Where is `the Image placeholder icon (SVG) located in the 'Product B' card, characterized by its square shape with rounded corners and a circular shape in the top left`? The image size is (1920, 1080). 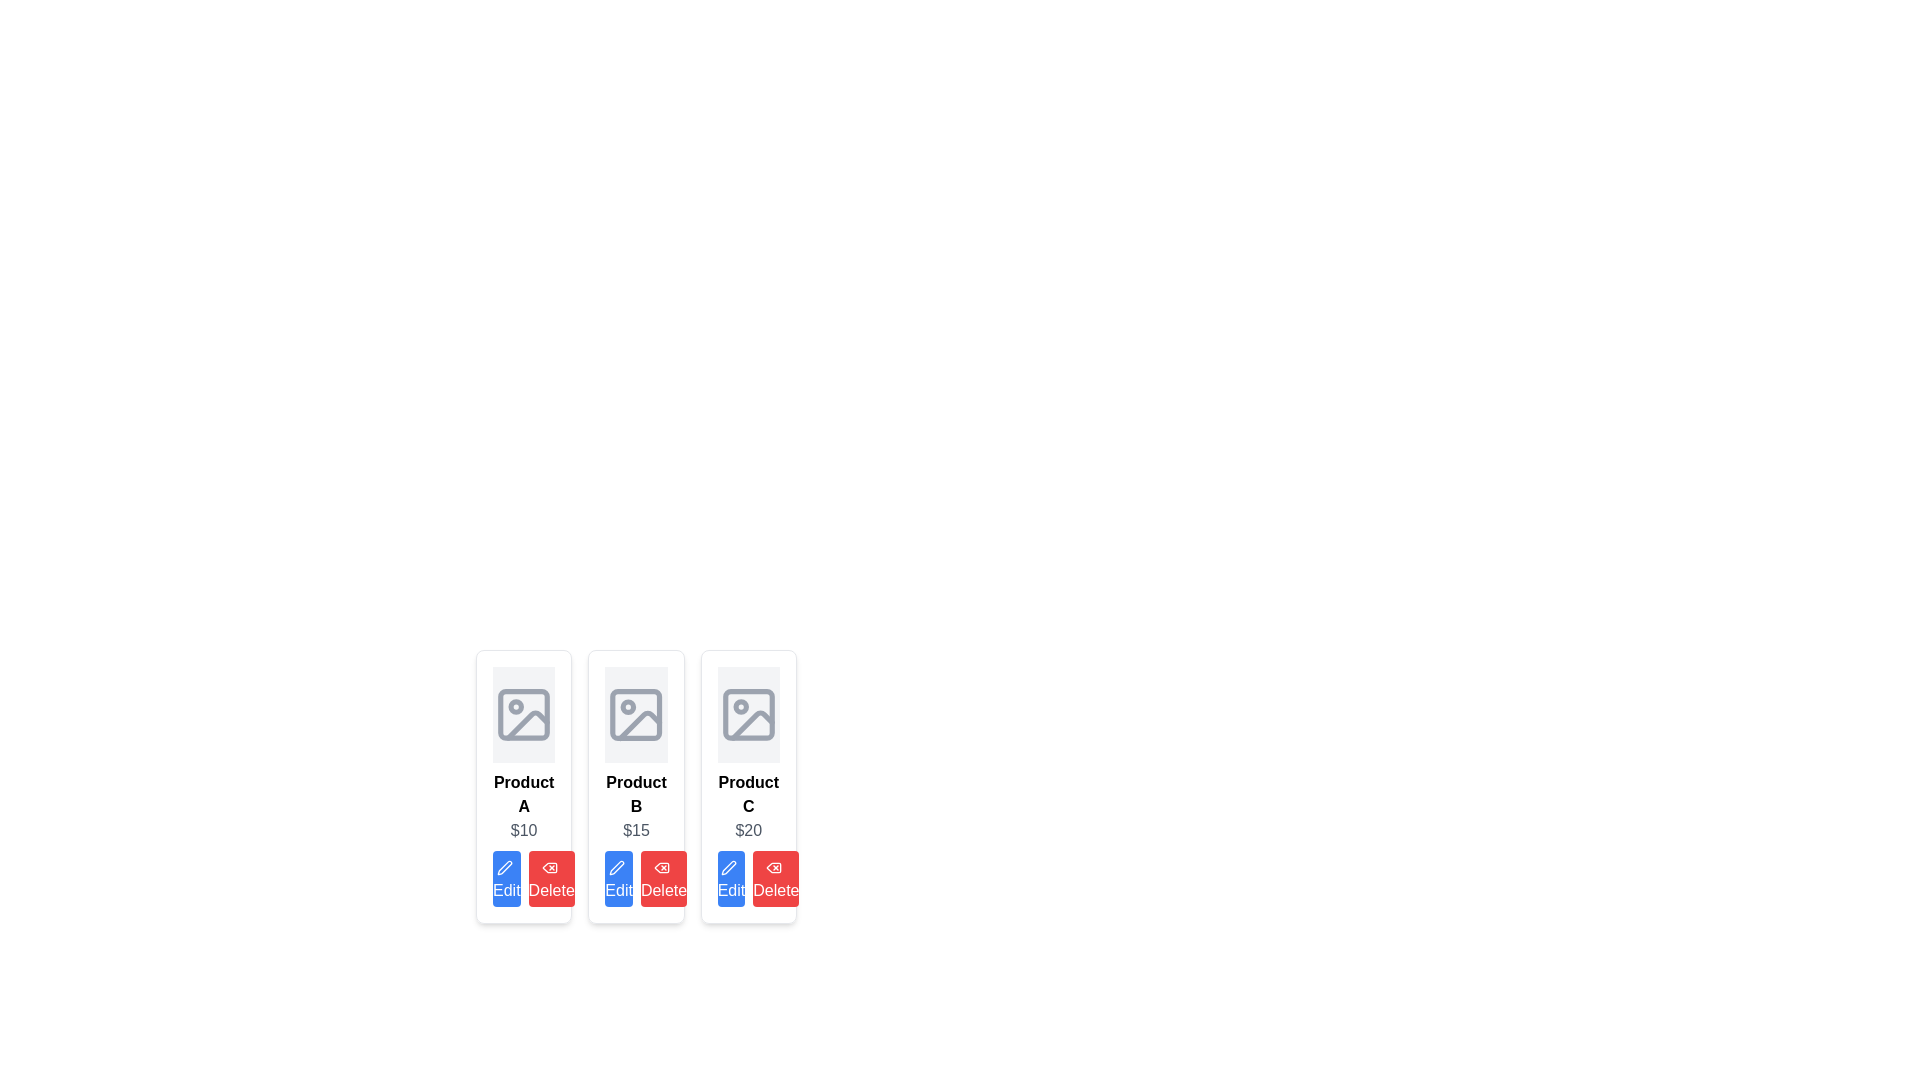
the Image placeholder icon (SVG) located in the 'Product B' card, characterized by its square shape with rounded corners and a circular shape in the top left is located at coordinates (635, 713).